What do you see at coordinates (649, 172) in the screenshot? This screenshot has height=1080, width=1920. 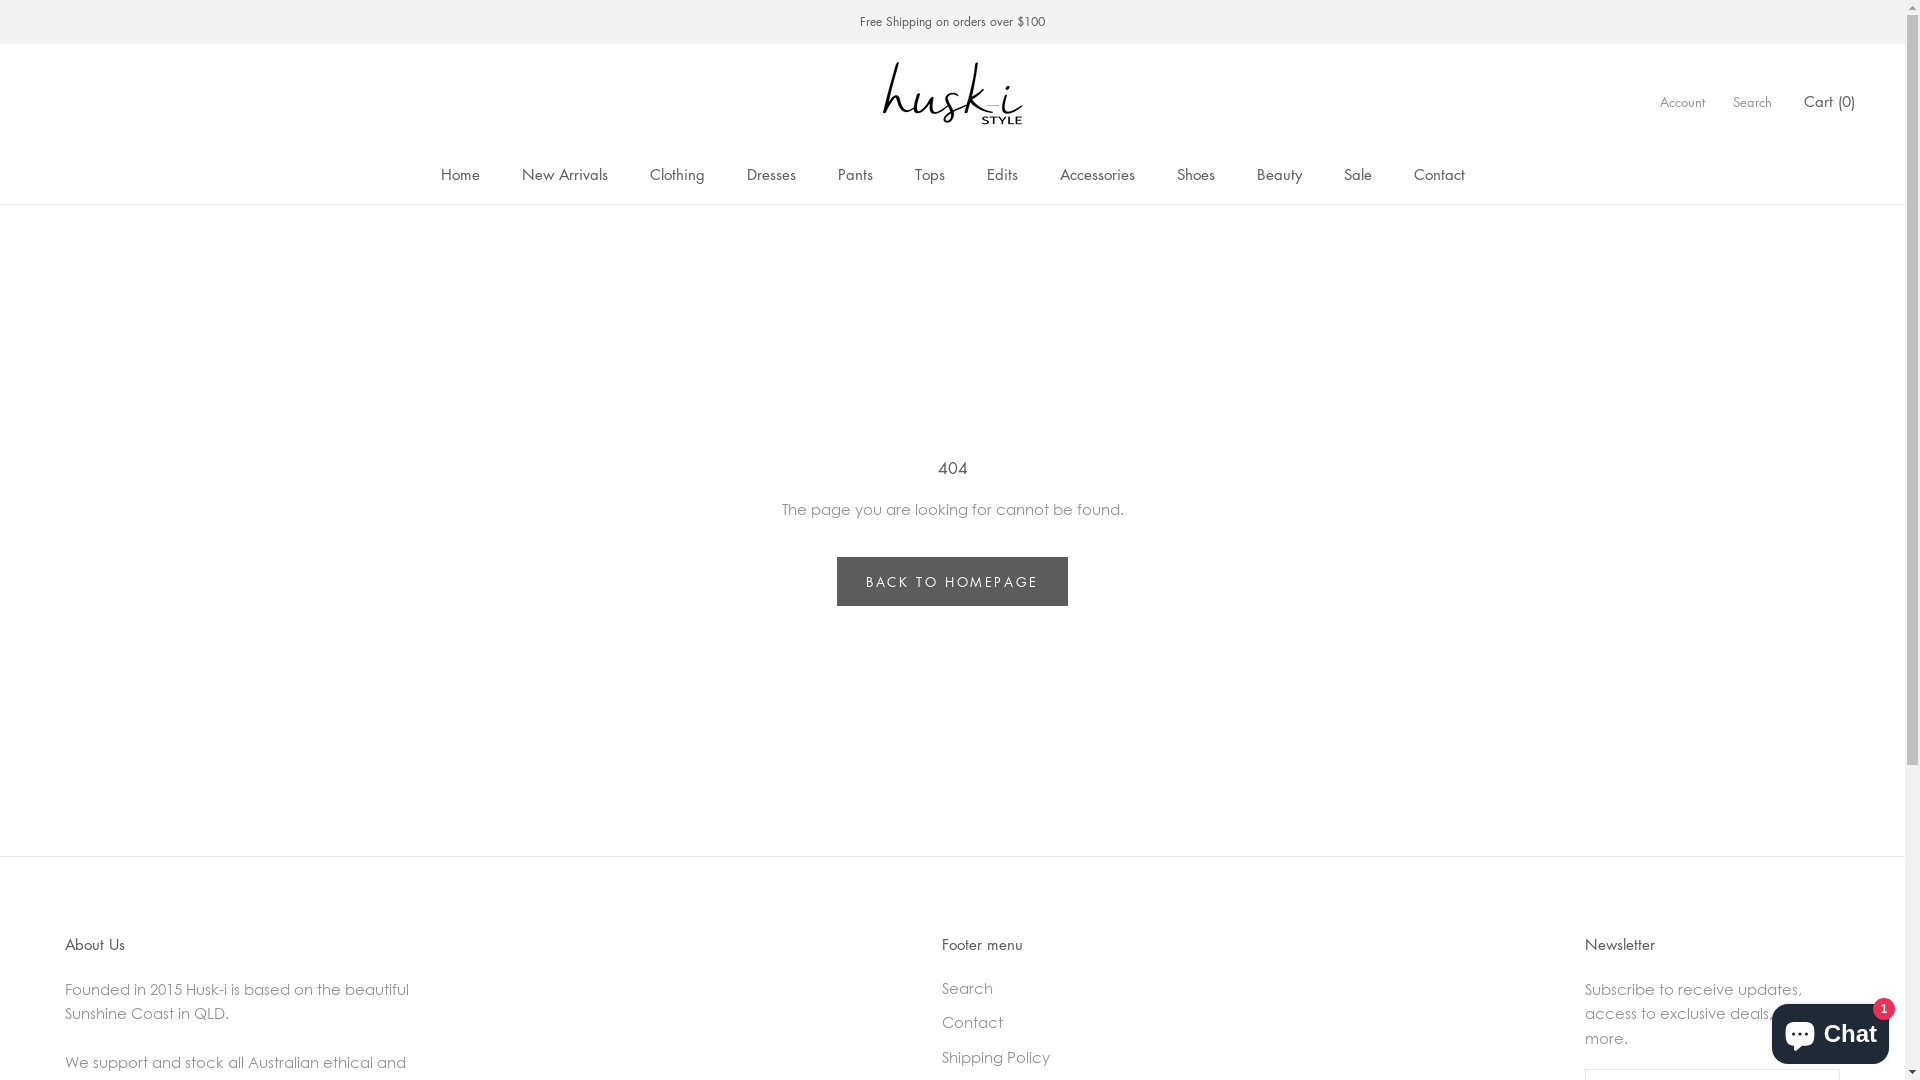 I see `'Clothing'` at bounding box center [649, 172].